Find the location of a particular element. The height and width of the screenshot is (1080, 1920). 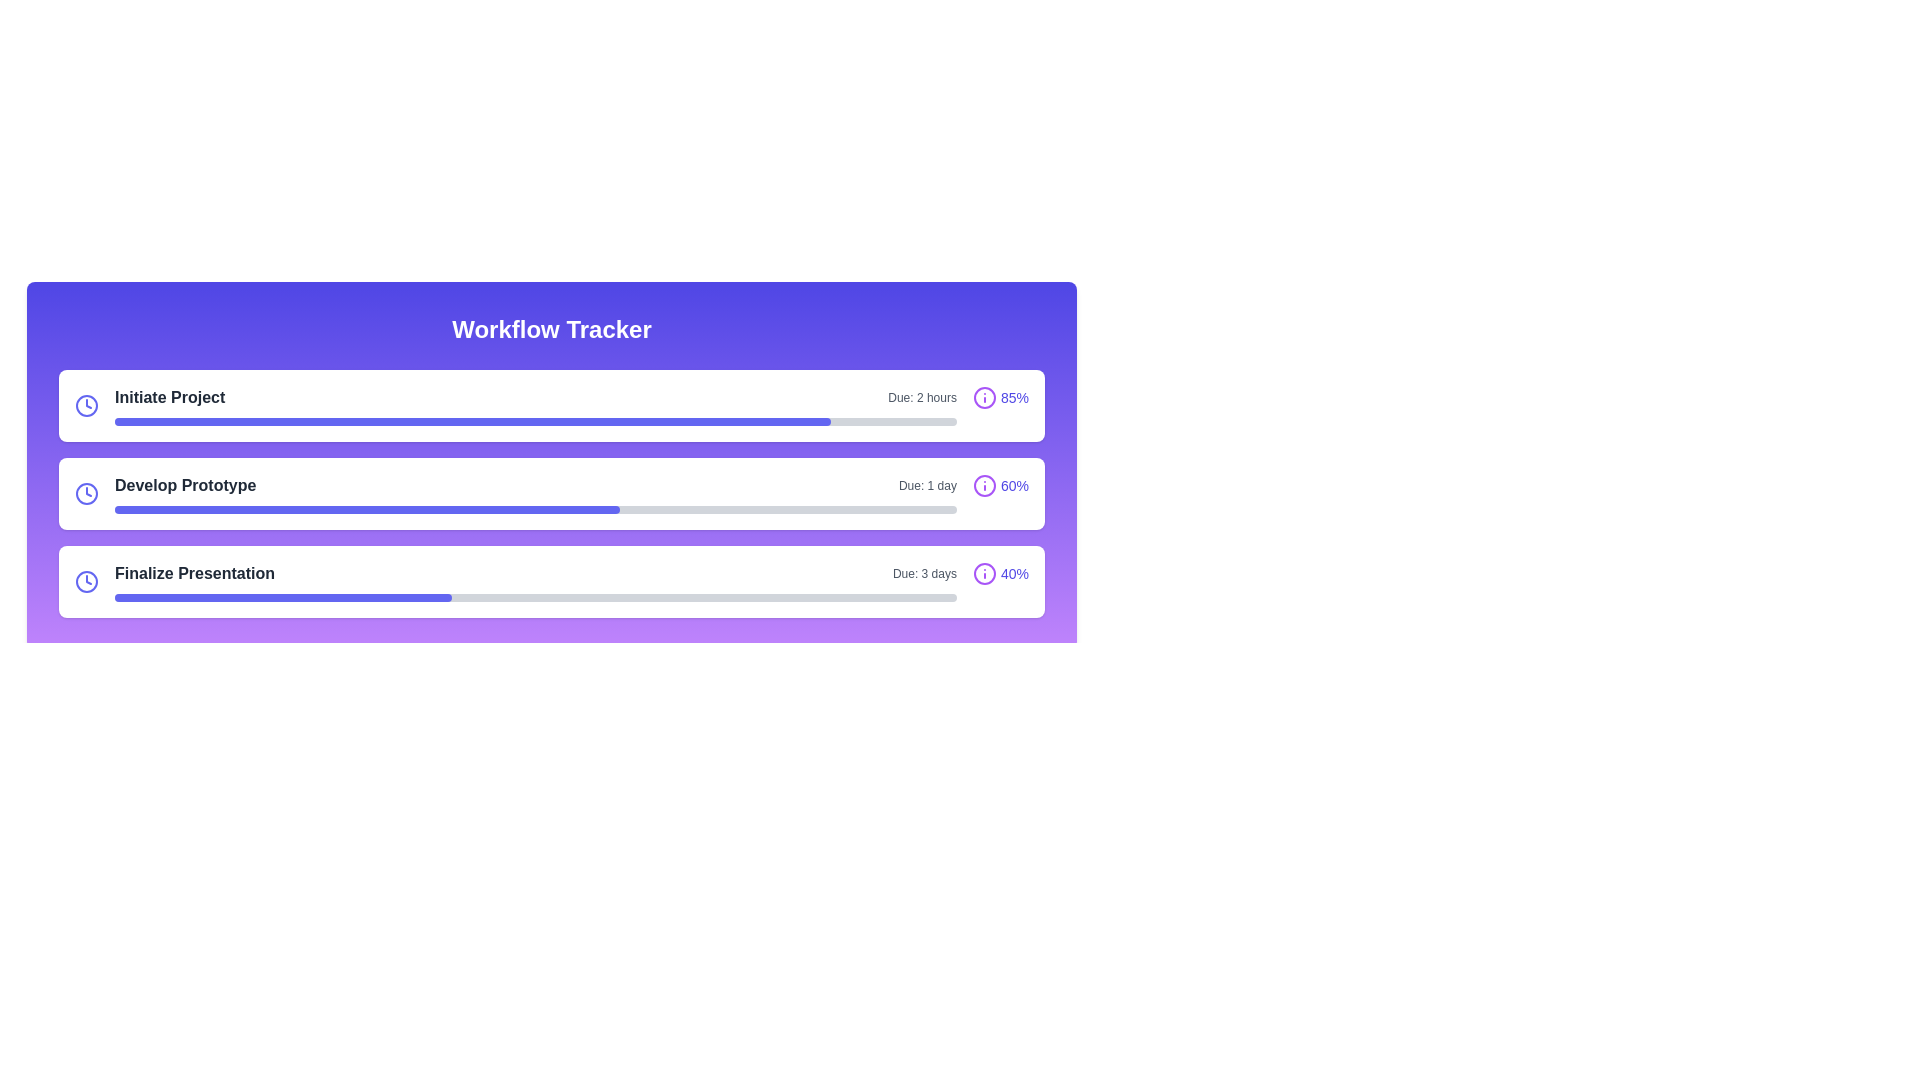

the text label that displays 'Due: 2 hours', which is located to the right of the 'Initiate Project' item in the first task row of the workflow tracker interface is located at coordinates (921, 397).